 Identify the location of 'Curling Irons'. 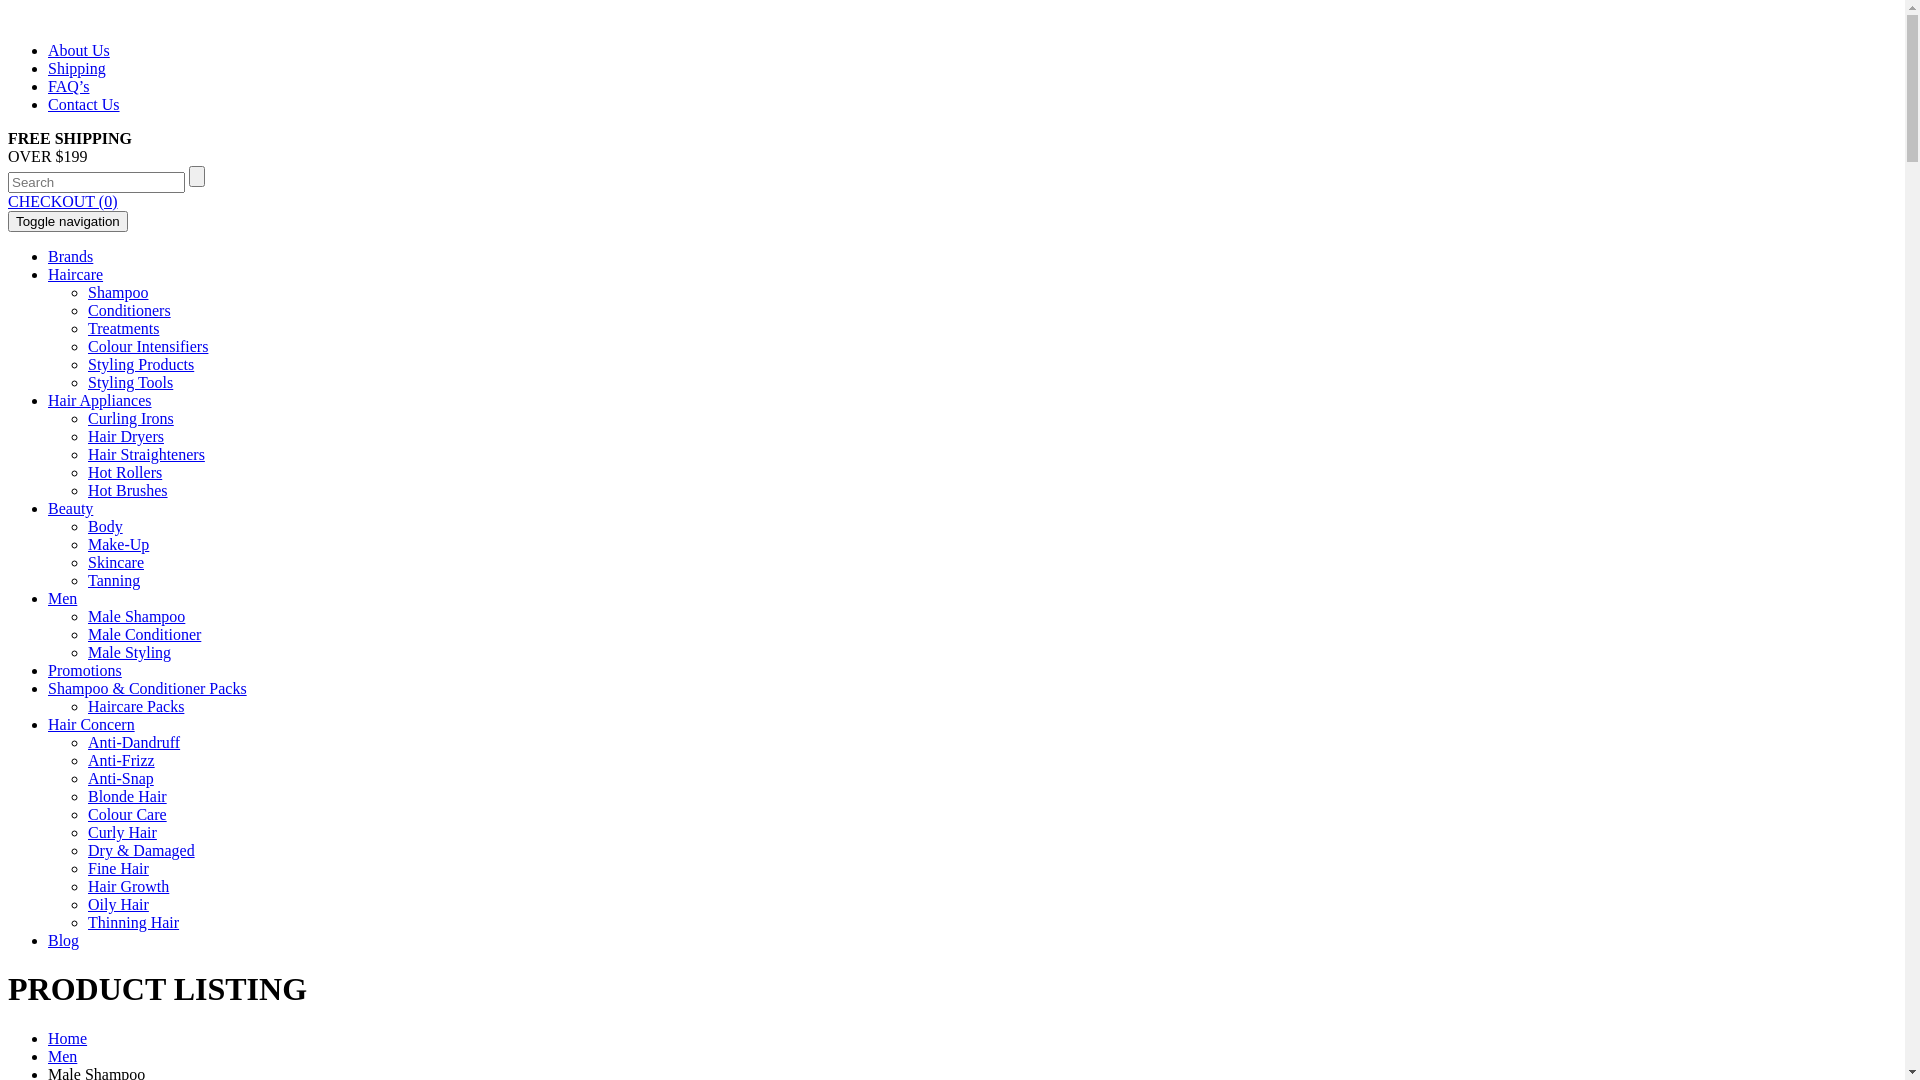
(129, 417).